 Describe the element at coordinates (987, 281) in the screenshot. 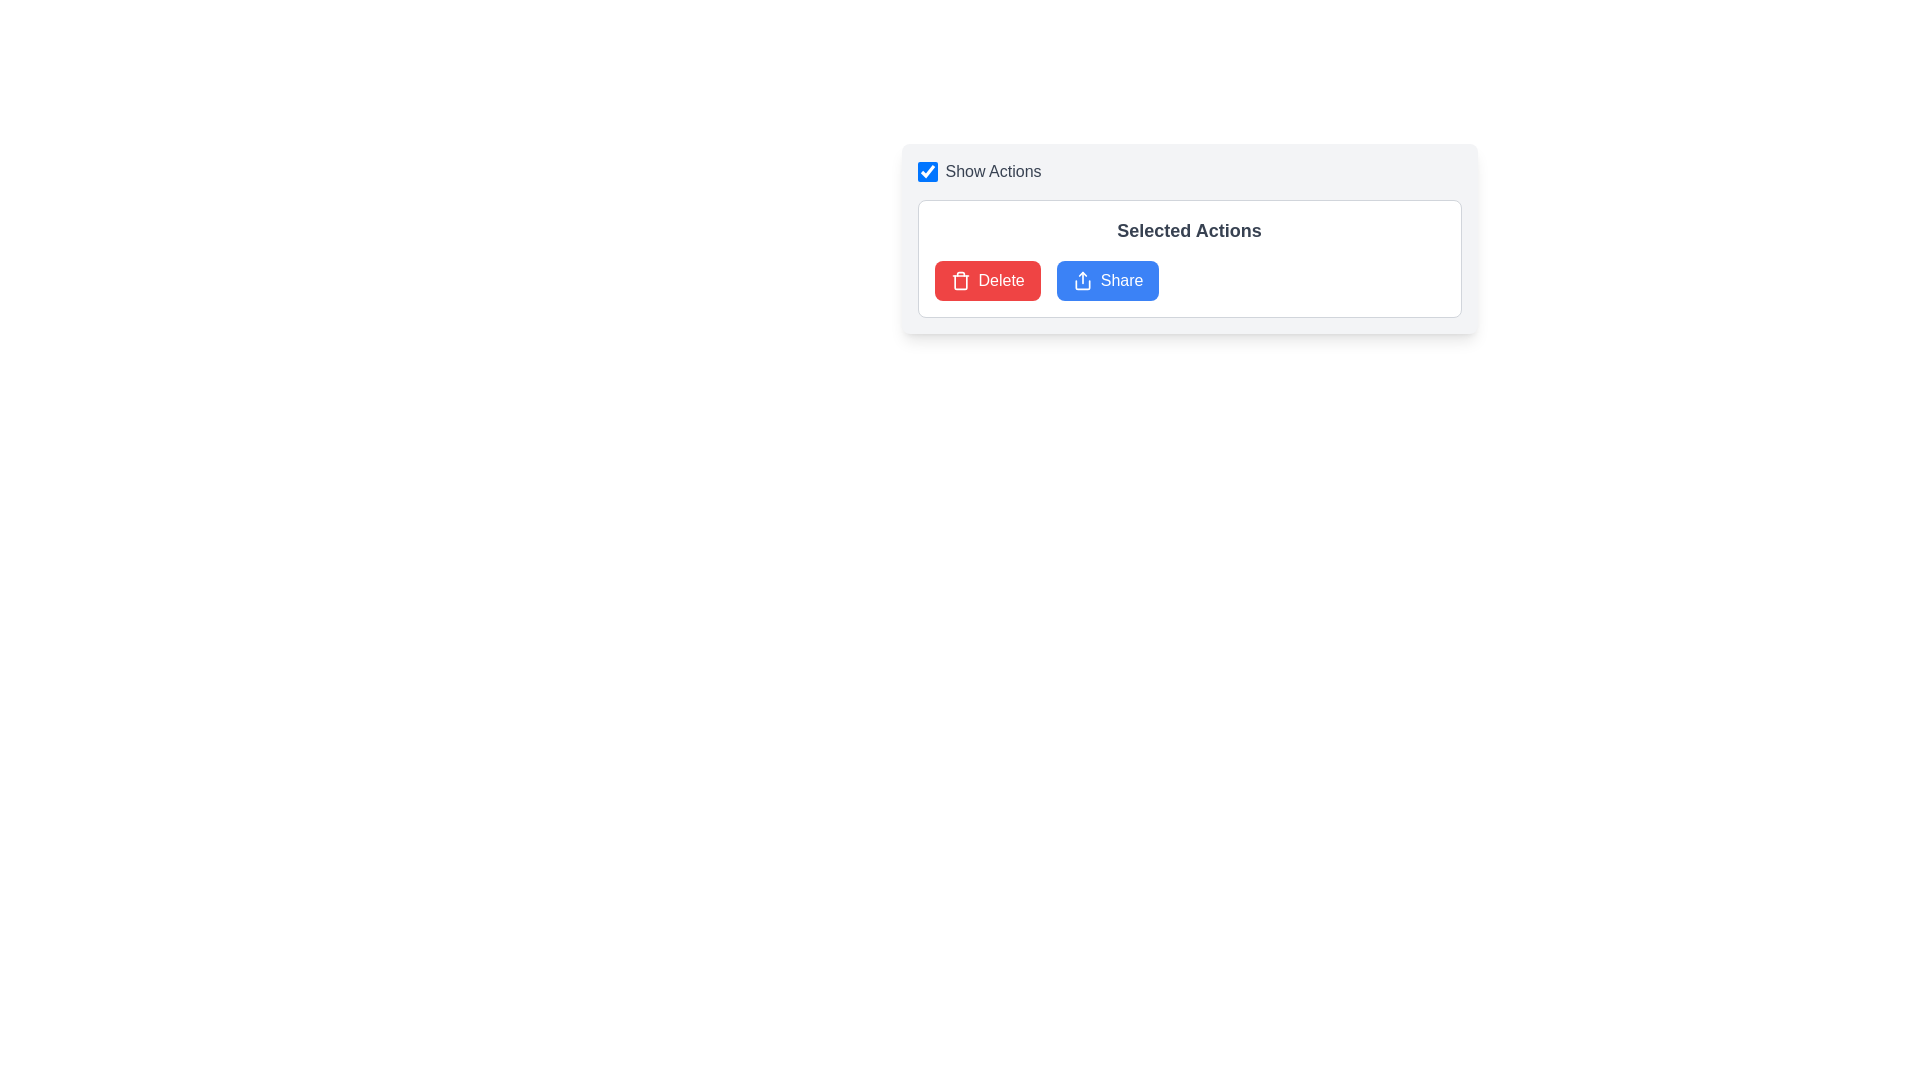

I see `the red 'Delete' button with rounded corners labeled 'Delete'` at that location.